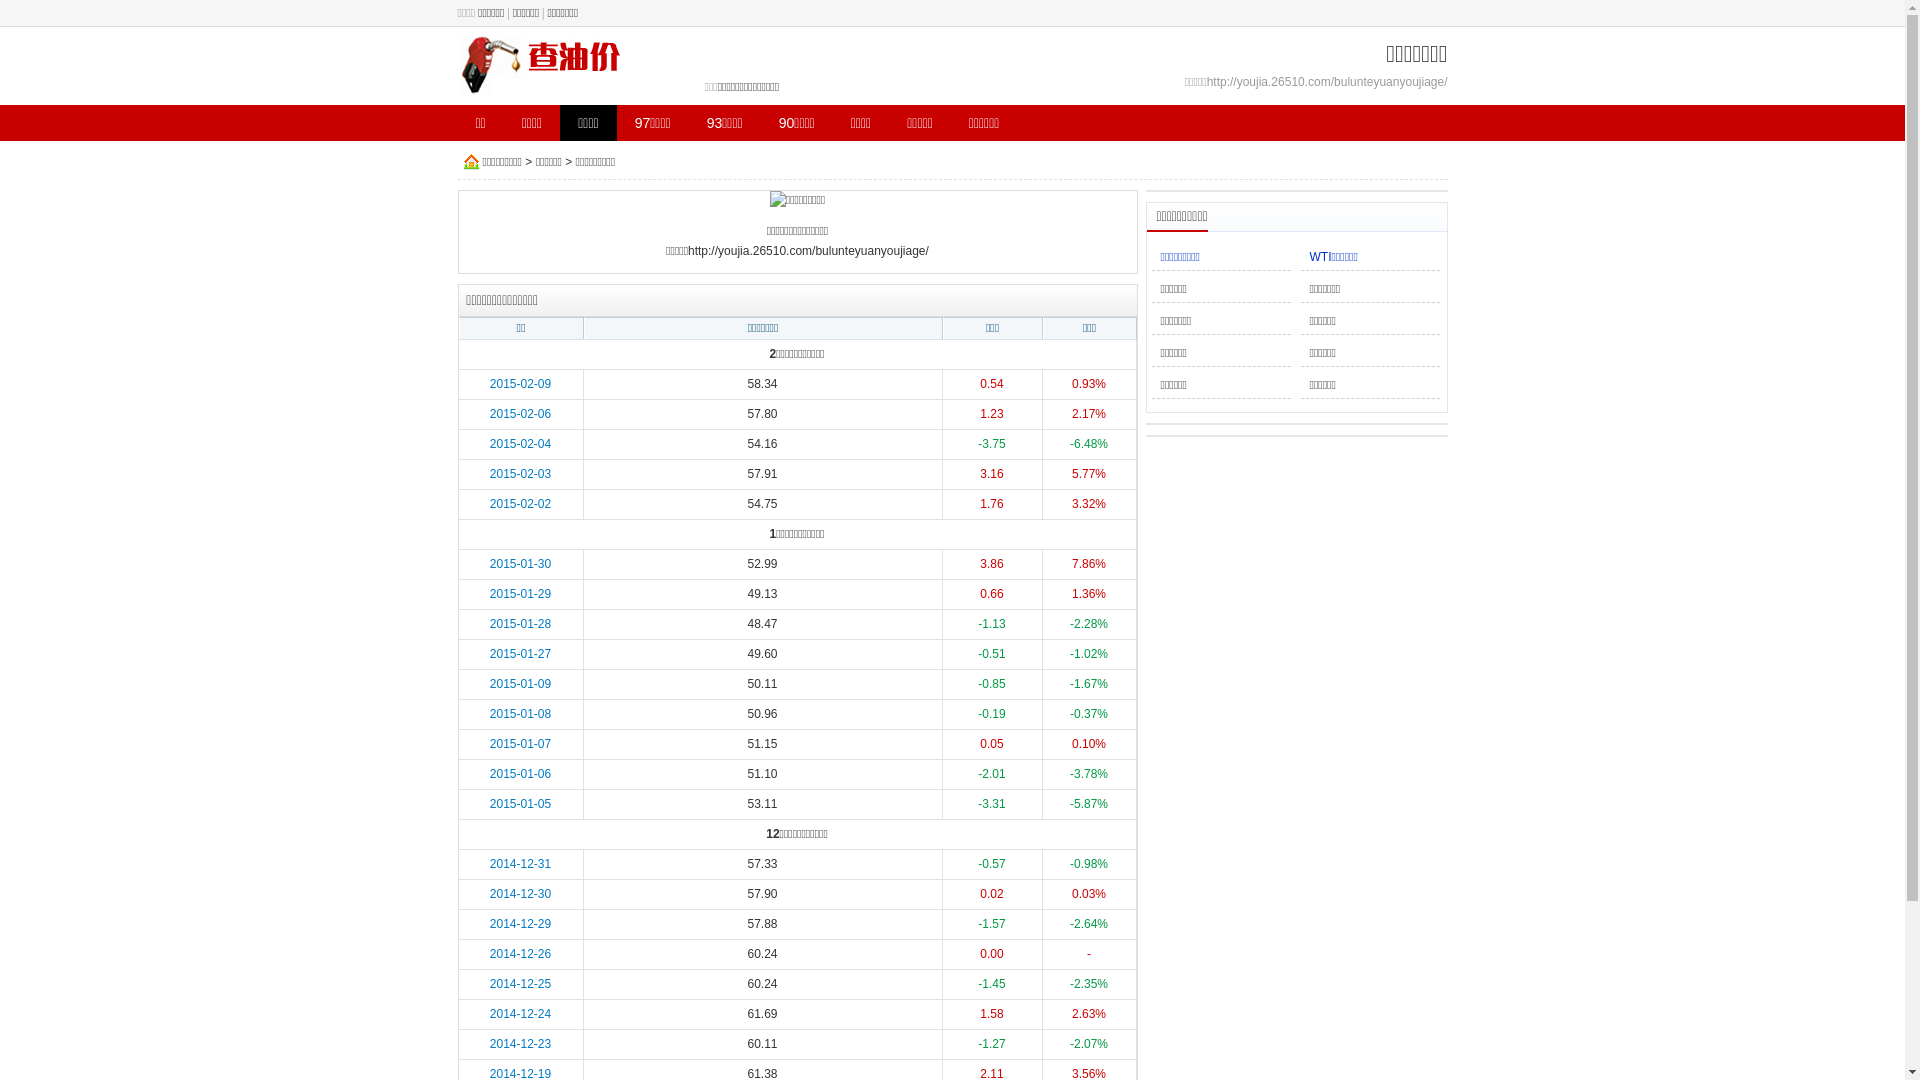 Image resolution: width=1920 pixels, height=1080 pixels. What do you see at coordinates (489, 682) in the screenshot?
I see `'2015-01-09'` at bounding box center [489, 682].